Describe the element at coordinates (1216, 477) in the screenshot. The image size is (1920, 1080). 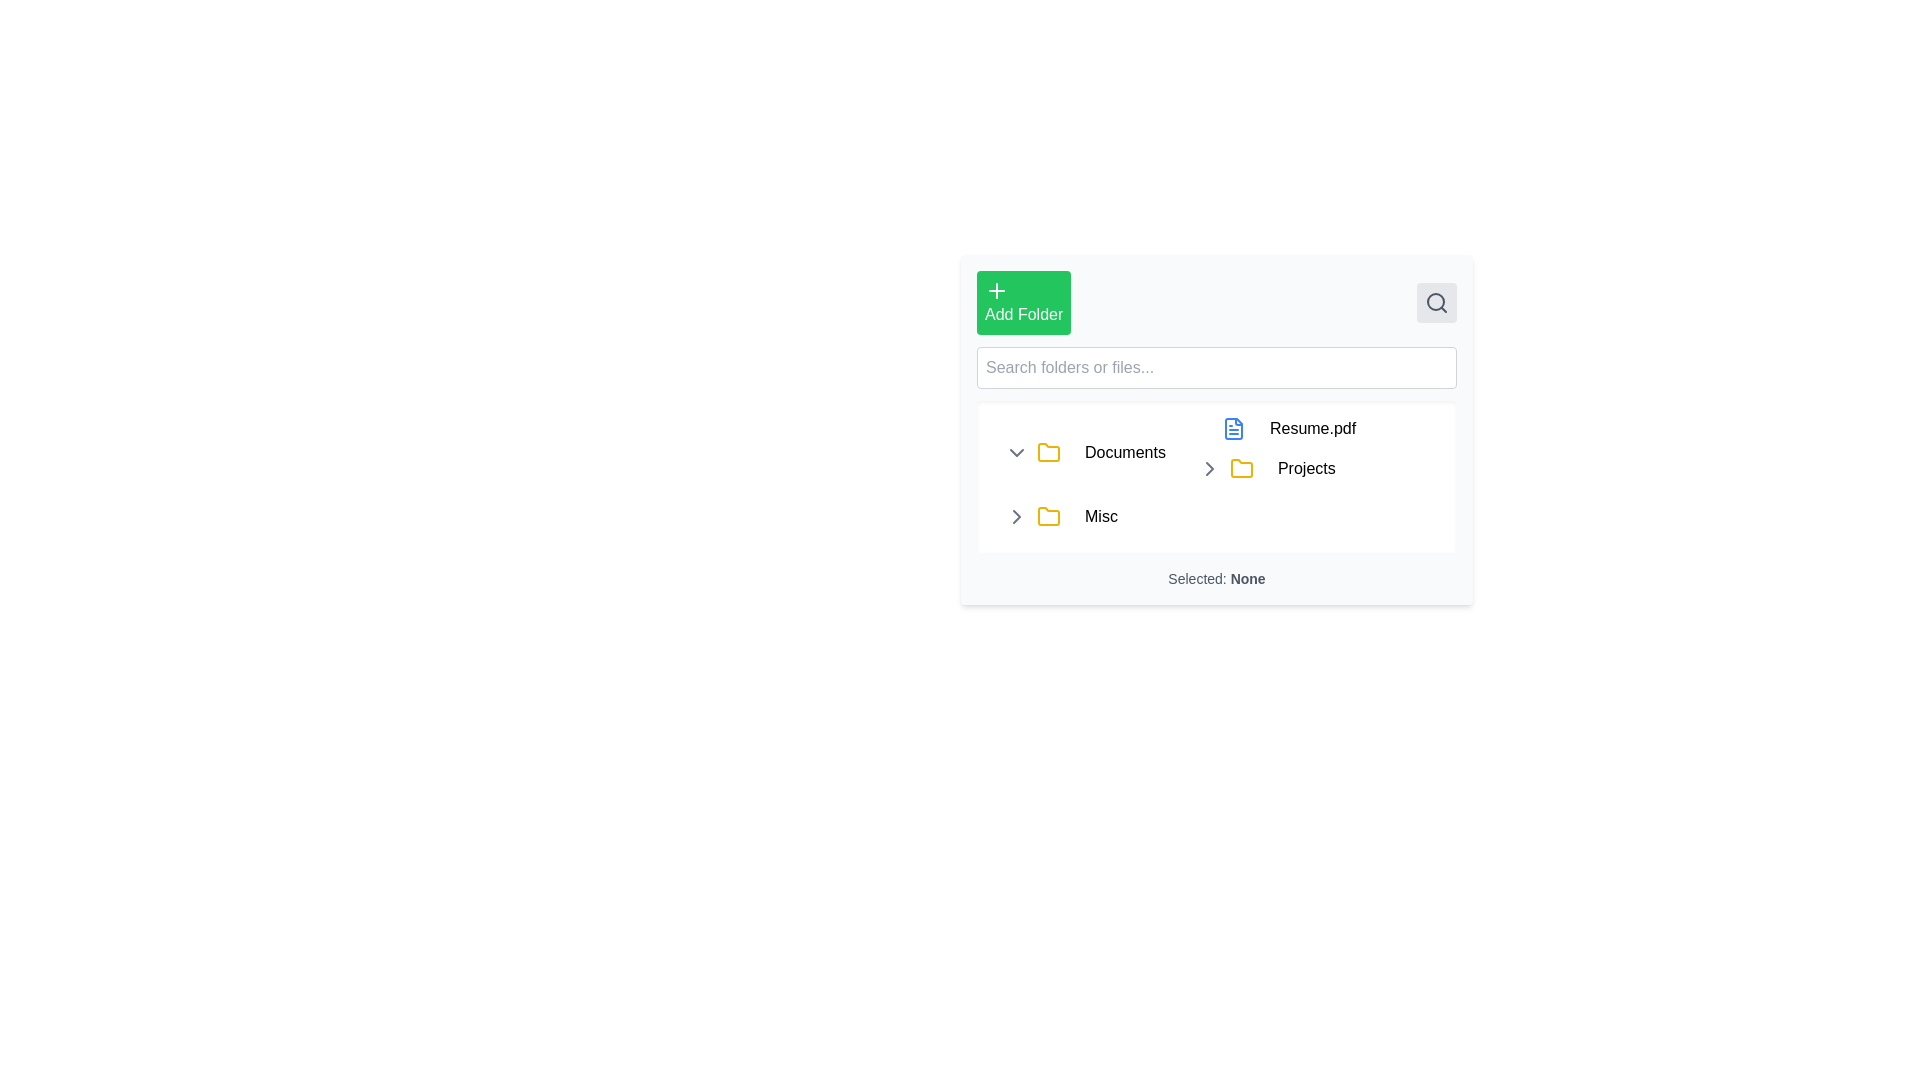
I see `the items within the file explorer interface component located below the 'Add Folder' section, which contains 'Documents', 'Resume.pdf', 'Projects', and 'Misc'` at that location.